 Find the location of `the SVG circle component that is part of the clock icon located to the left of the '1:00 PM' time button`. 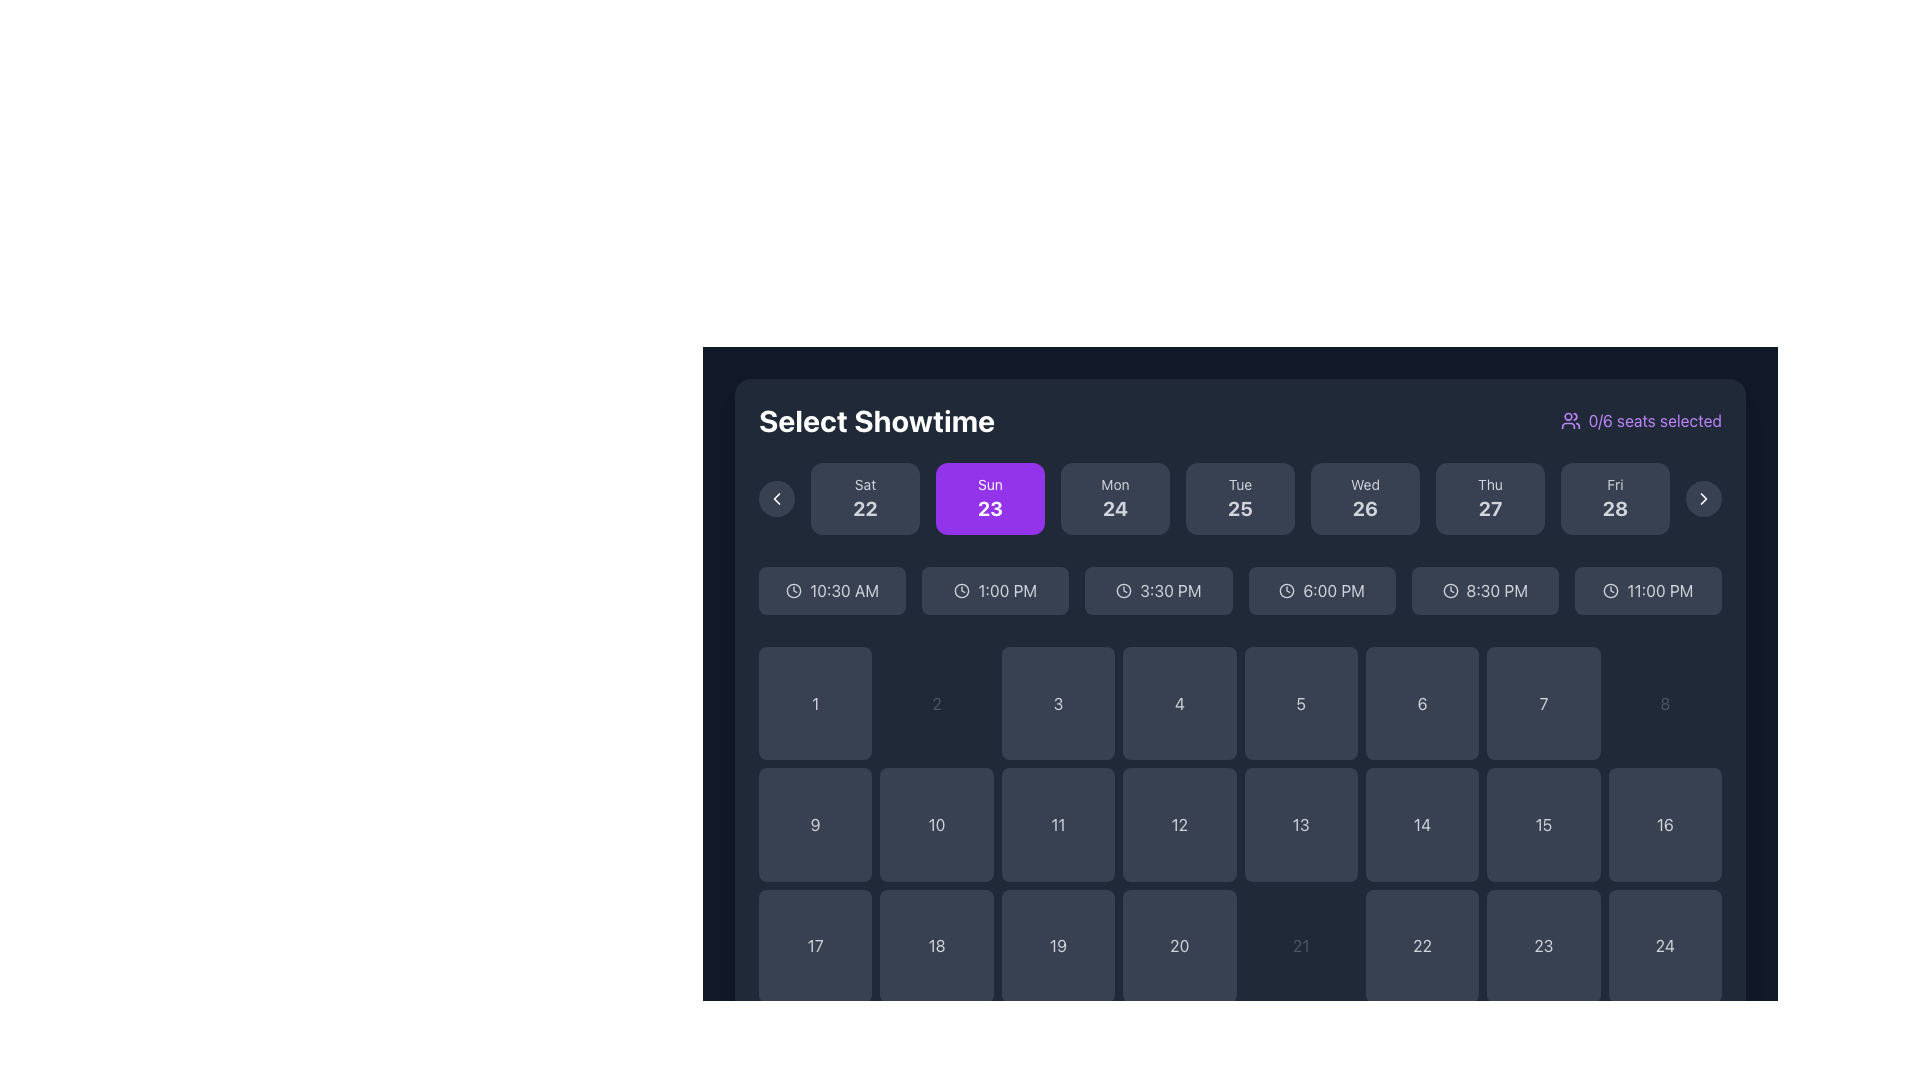

the SVG circle component that is part of the clock icon located to the left of the '1:00 PM' time button is located at coordinates (962, 589).